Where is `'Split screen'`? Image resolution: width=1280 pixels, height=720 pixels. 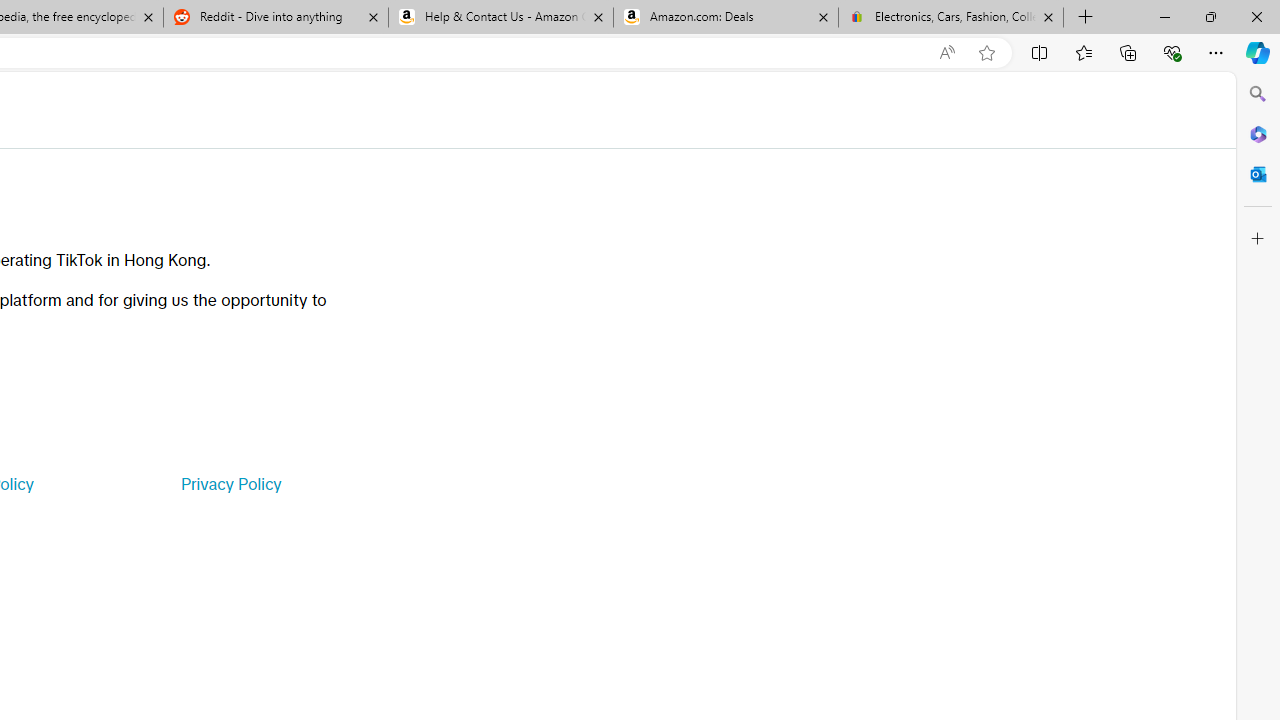 'Split screen' is located at coordinates (1040, 51).